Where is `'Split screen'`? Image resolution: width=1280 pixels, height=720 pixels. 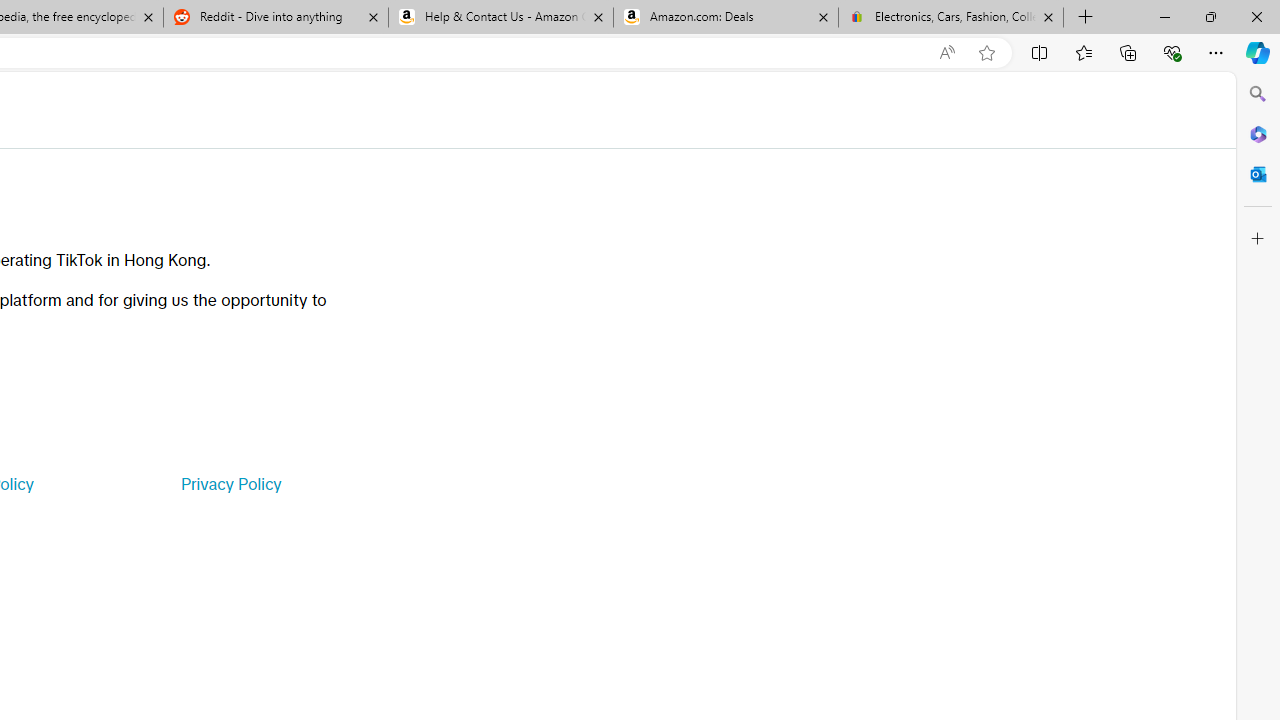 'Split screen' is located at coordinates (1040, 51).